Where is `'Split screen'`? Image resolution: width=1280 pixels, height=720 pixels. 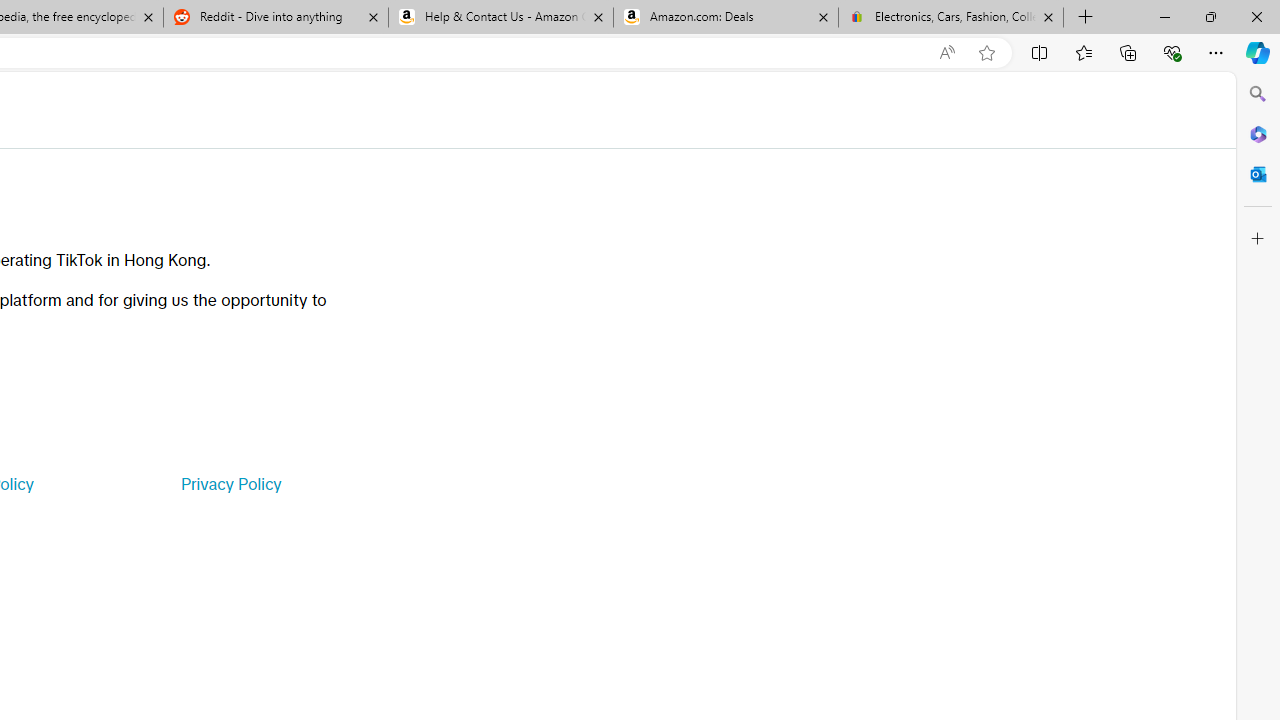 'Split screen' is located at coordinates (1040, 51).